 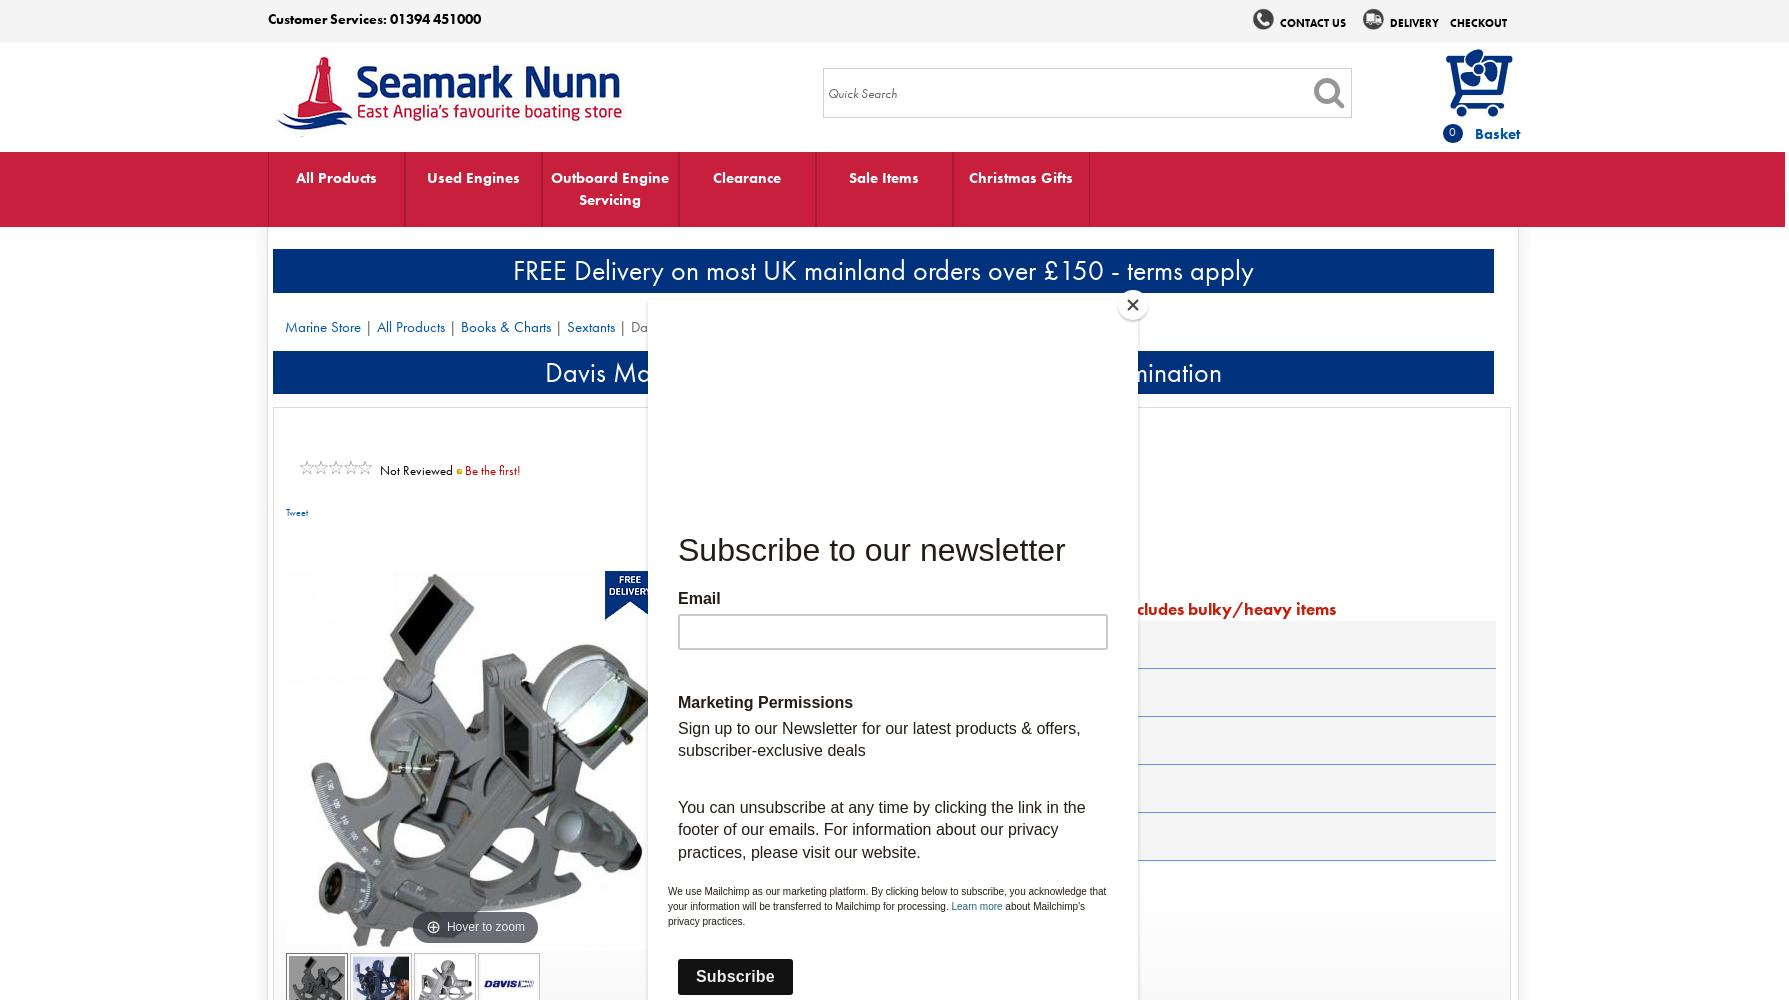 What do you see at coordinates (726, 738) in the screenshot?
I see `'Media'` at bounding box center [726, 738].